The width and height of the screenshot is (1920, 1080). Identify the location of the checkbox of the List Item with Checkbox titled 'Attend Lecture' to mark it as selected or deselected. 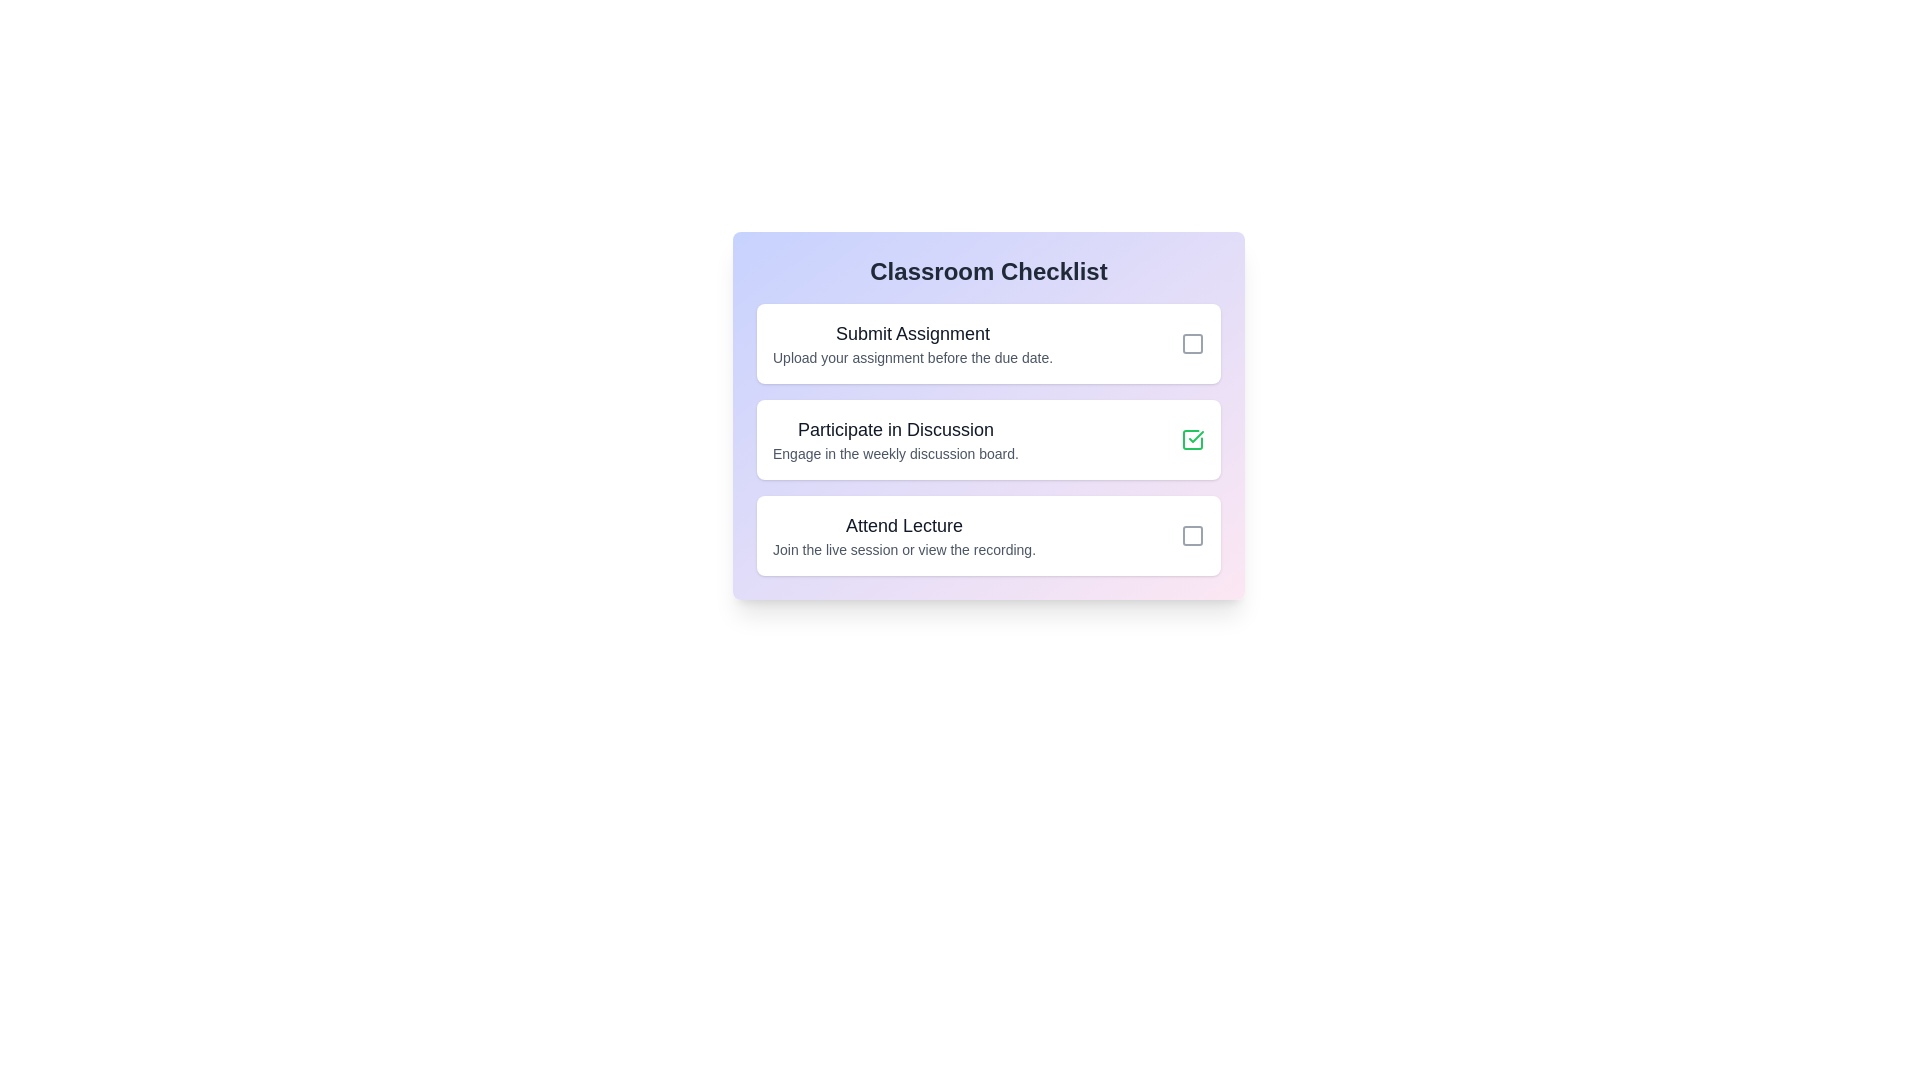
(988, 535).